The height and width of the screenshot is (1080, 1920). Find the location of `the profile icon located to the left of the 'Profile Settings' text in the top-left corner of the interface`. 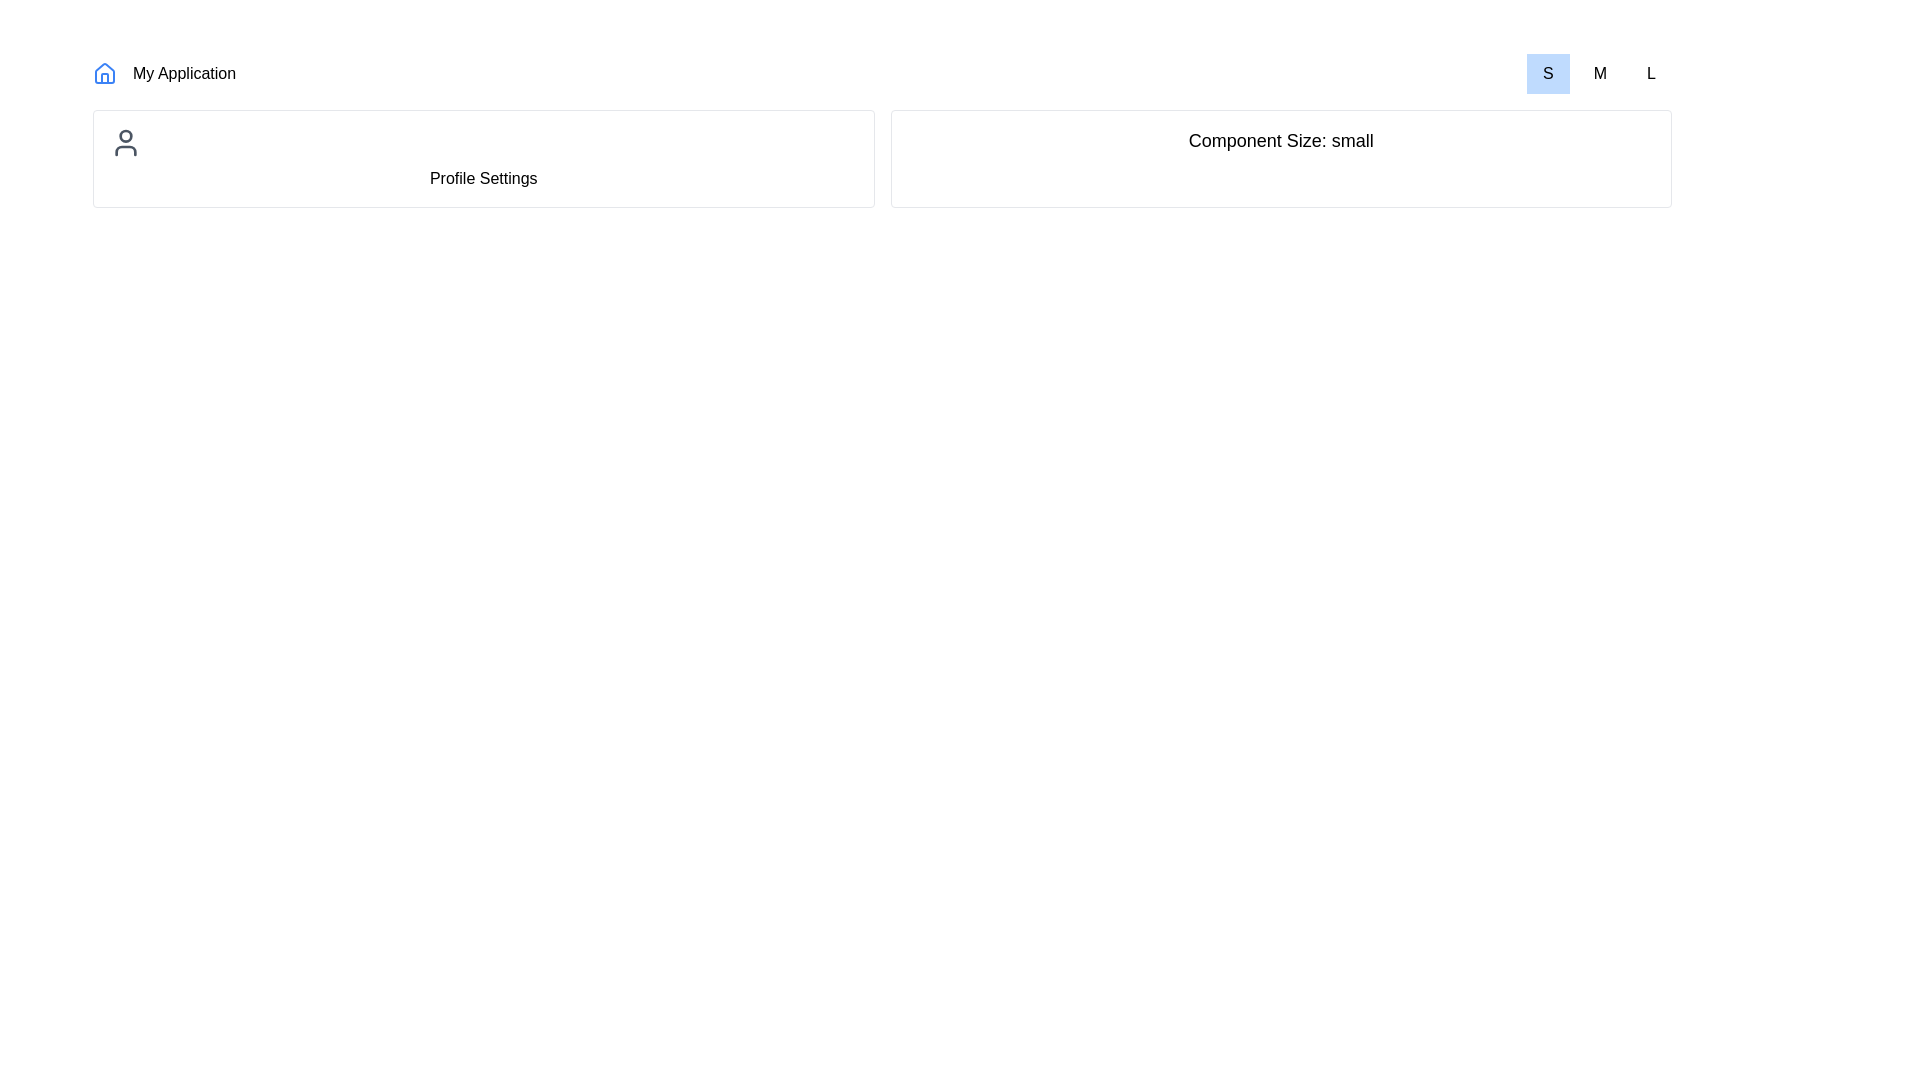

the profile icon located to the left of the 'Profile Settings' text in the top-left corner of the interface is located at coordinates (124, 141).